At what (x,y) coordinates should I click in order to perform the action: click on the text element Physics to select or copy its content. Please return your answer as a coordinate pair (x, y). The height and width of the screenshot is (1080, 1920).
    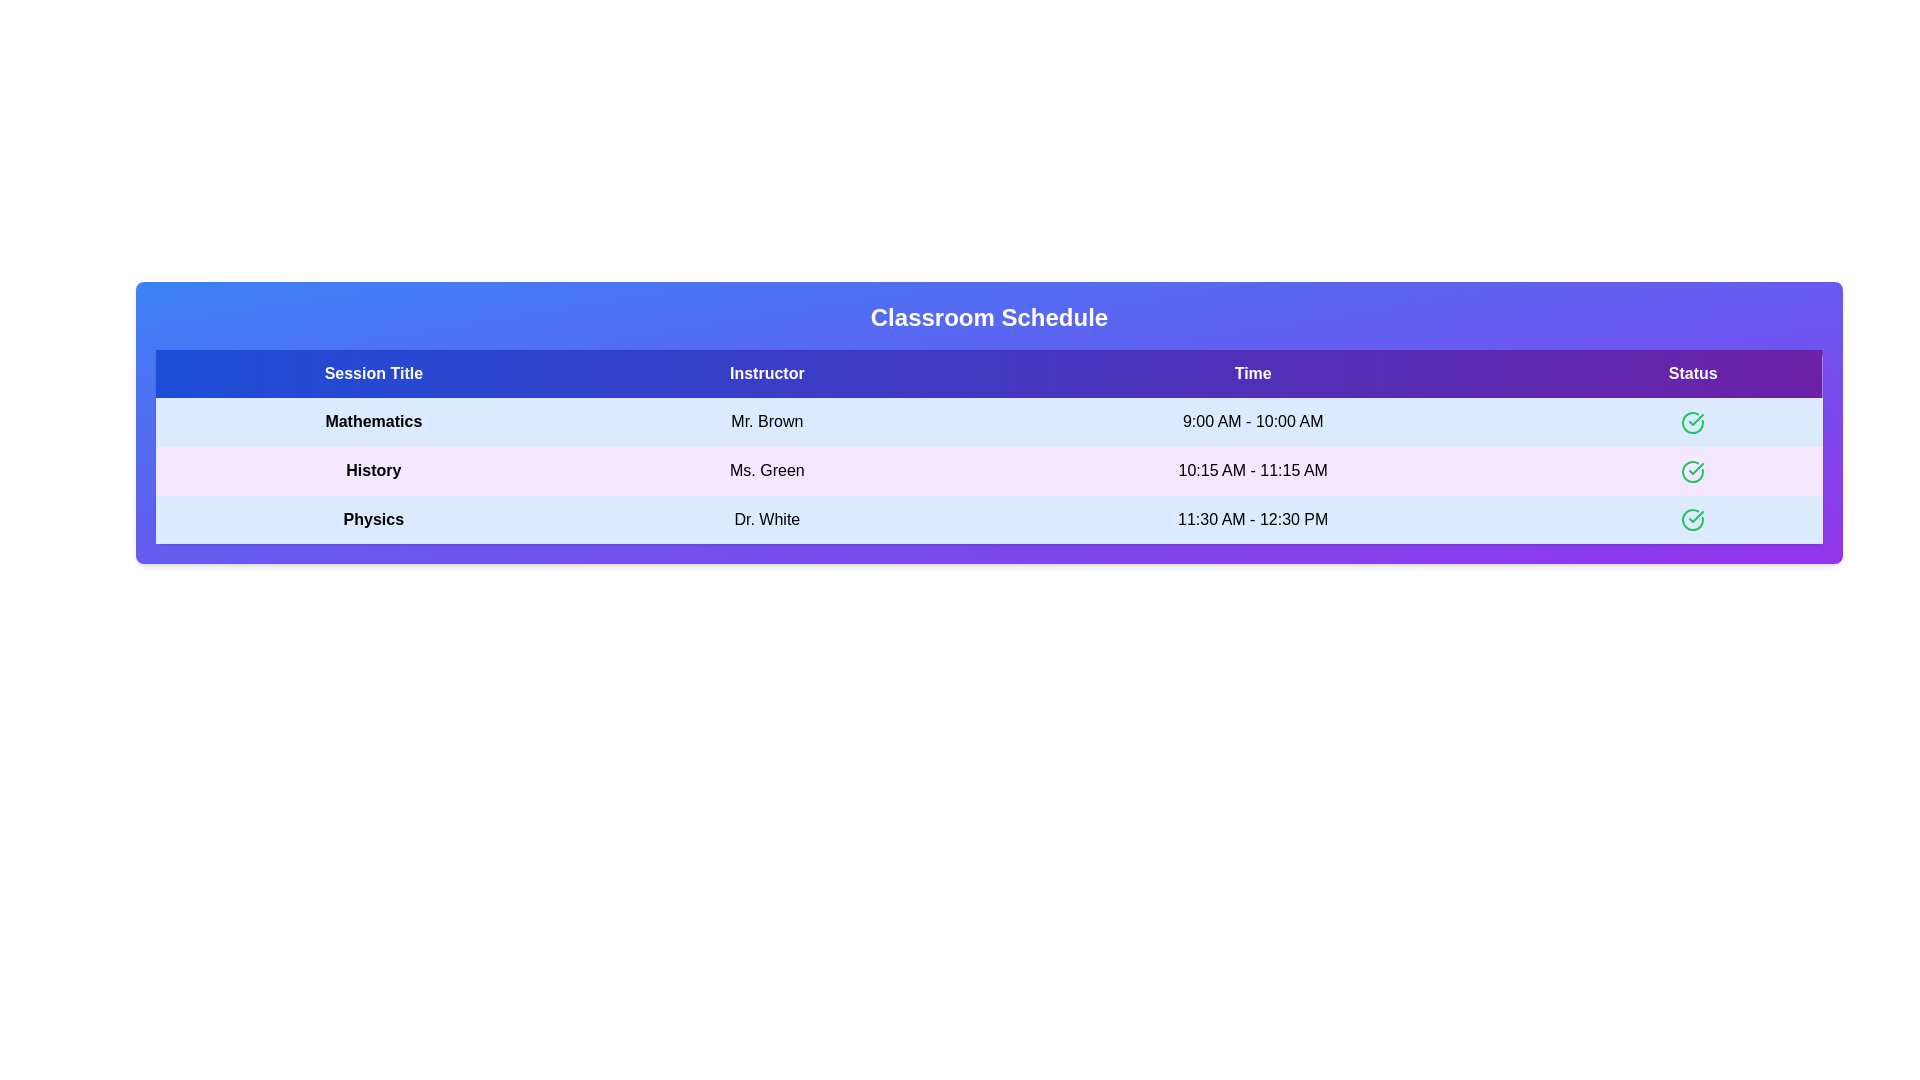
    Looking at the image, I should click on (373, 519).